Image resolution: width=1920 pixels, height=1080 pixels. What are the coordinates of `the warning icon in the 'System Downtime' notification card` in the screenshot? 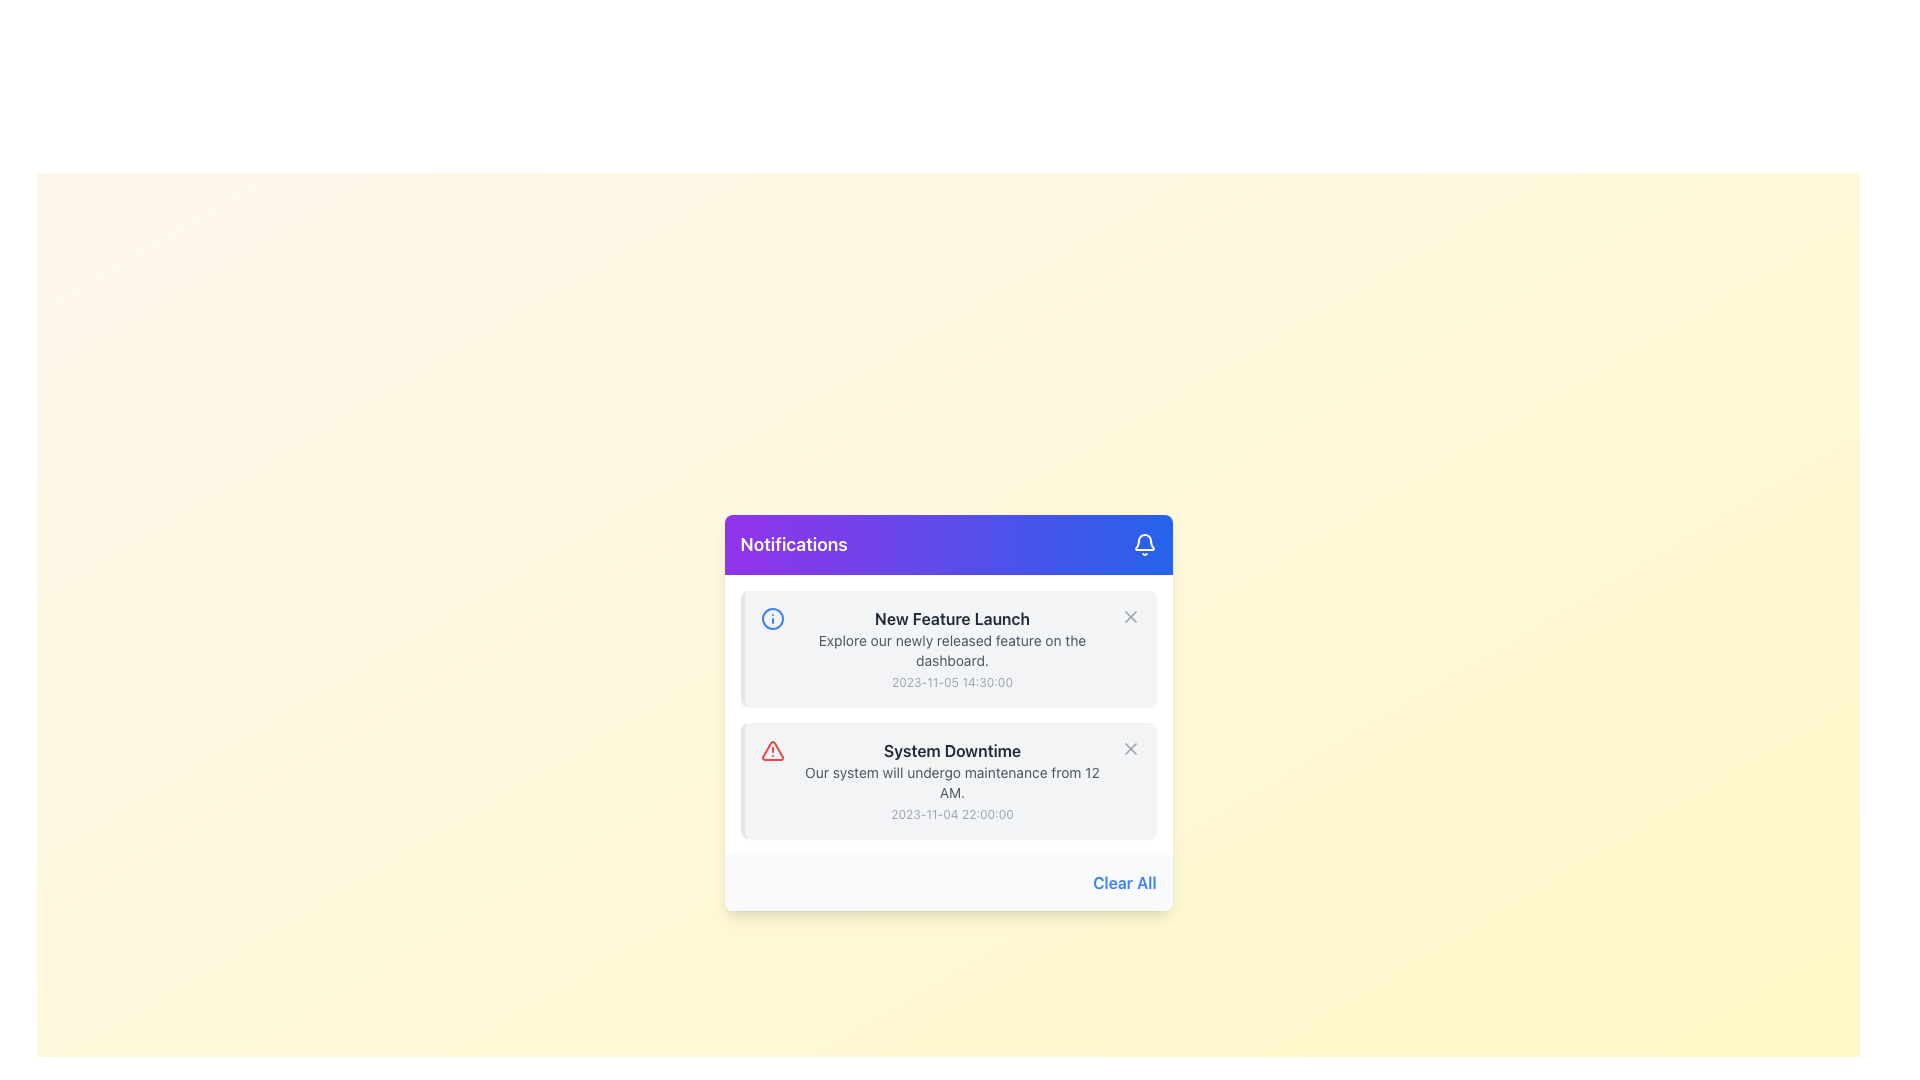 It's located at (771, 751).